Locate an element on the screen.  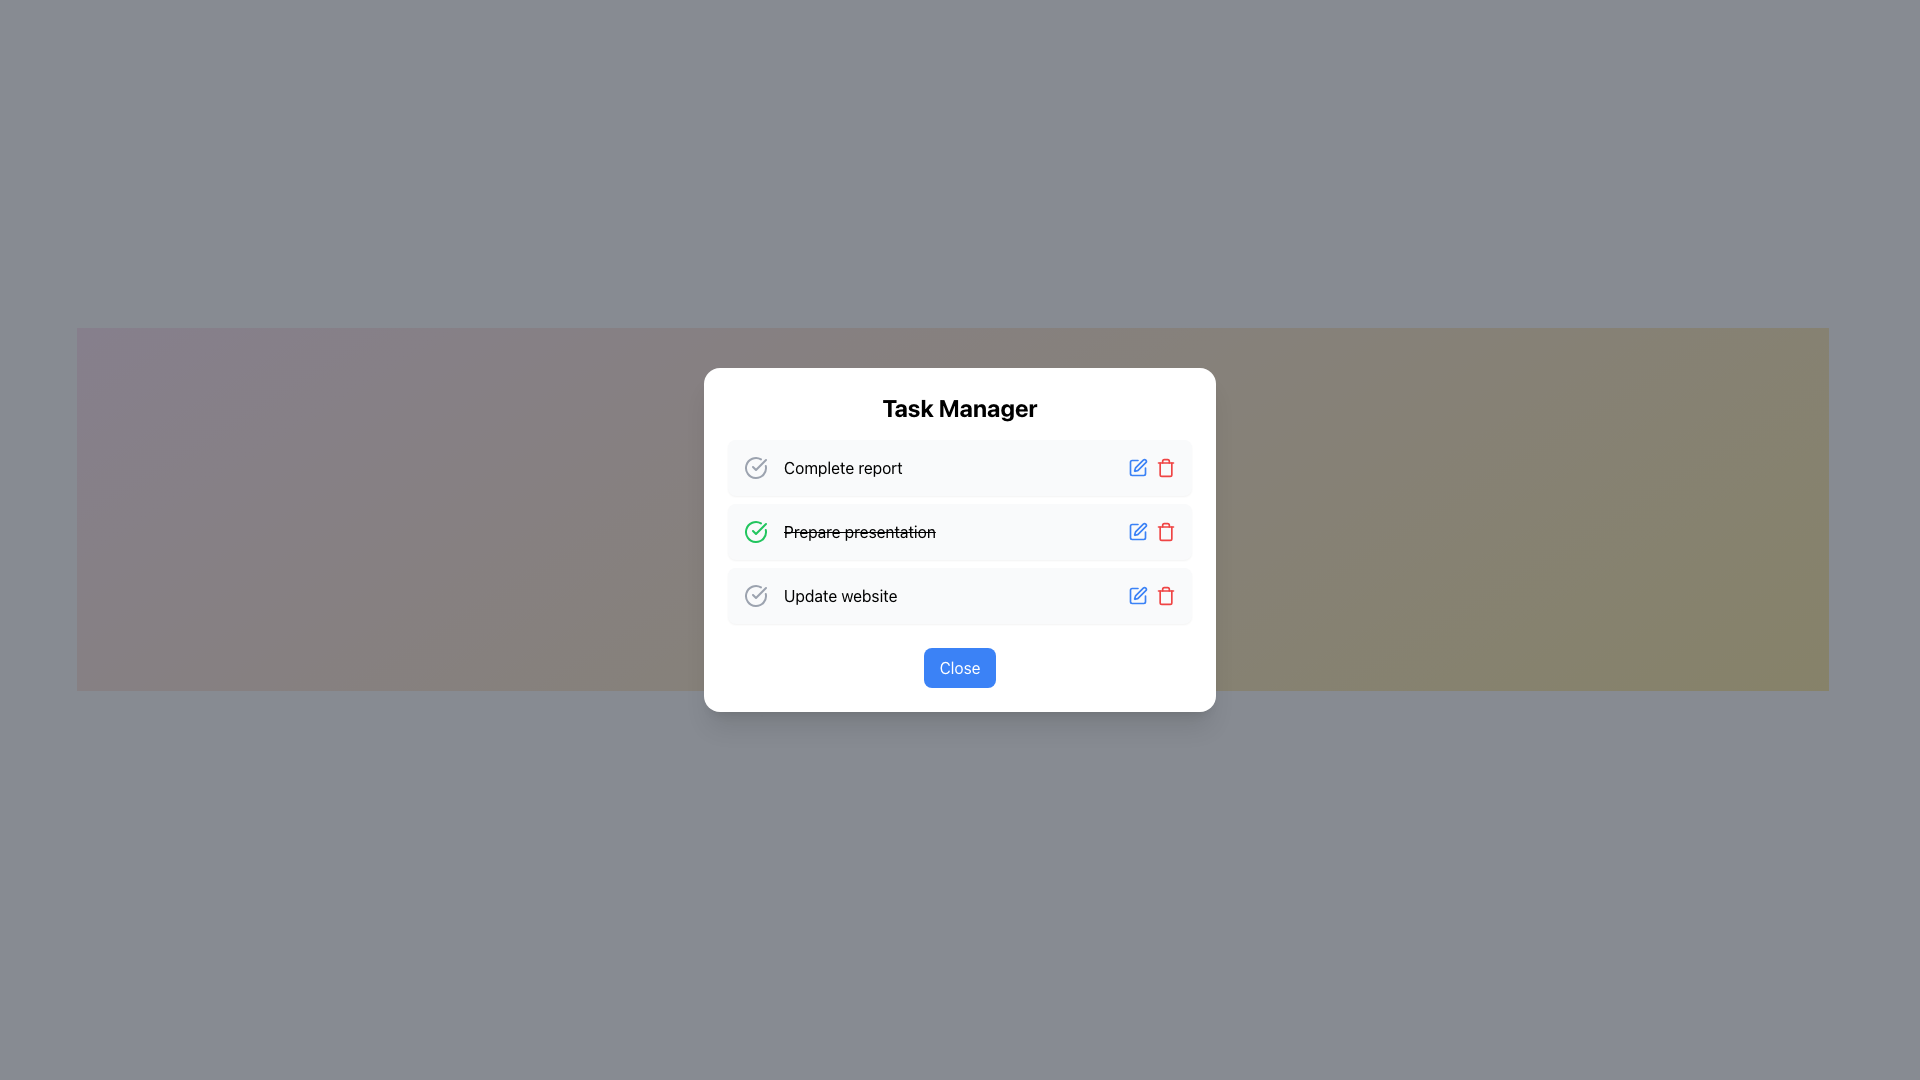
the first task item in the task manager interface, which is labeled 'Complete report' is located at coordinates (960, 467).